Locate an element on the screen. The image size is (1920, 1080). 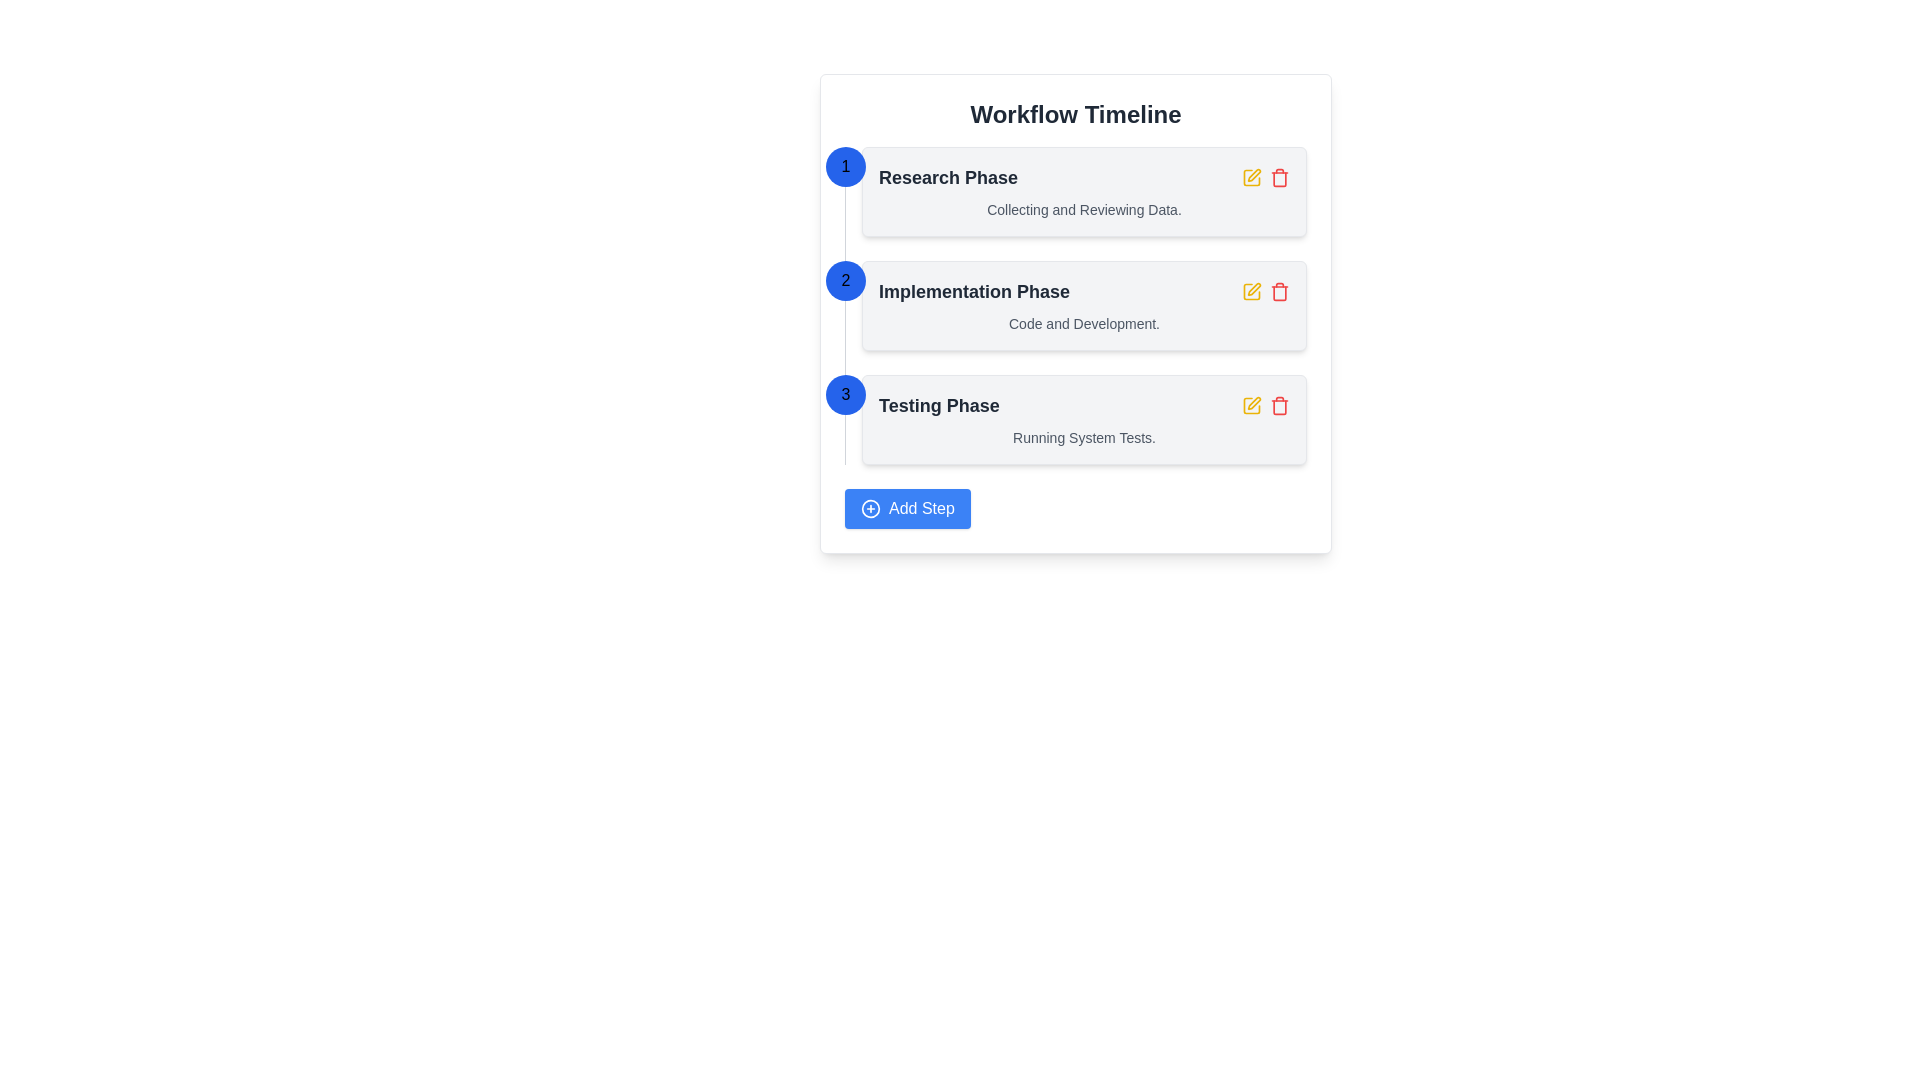
the trash bin icon located at the top-right corner of the 'Implementation Phase' row in the Workflow Timeline interface is located at coordinates (1265, 292).